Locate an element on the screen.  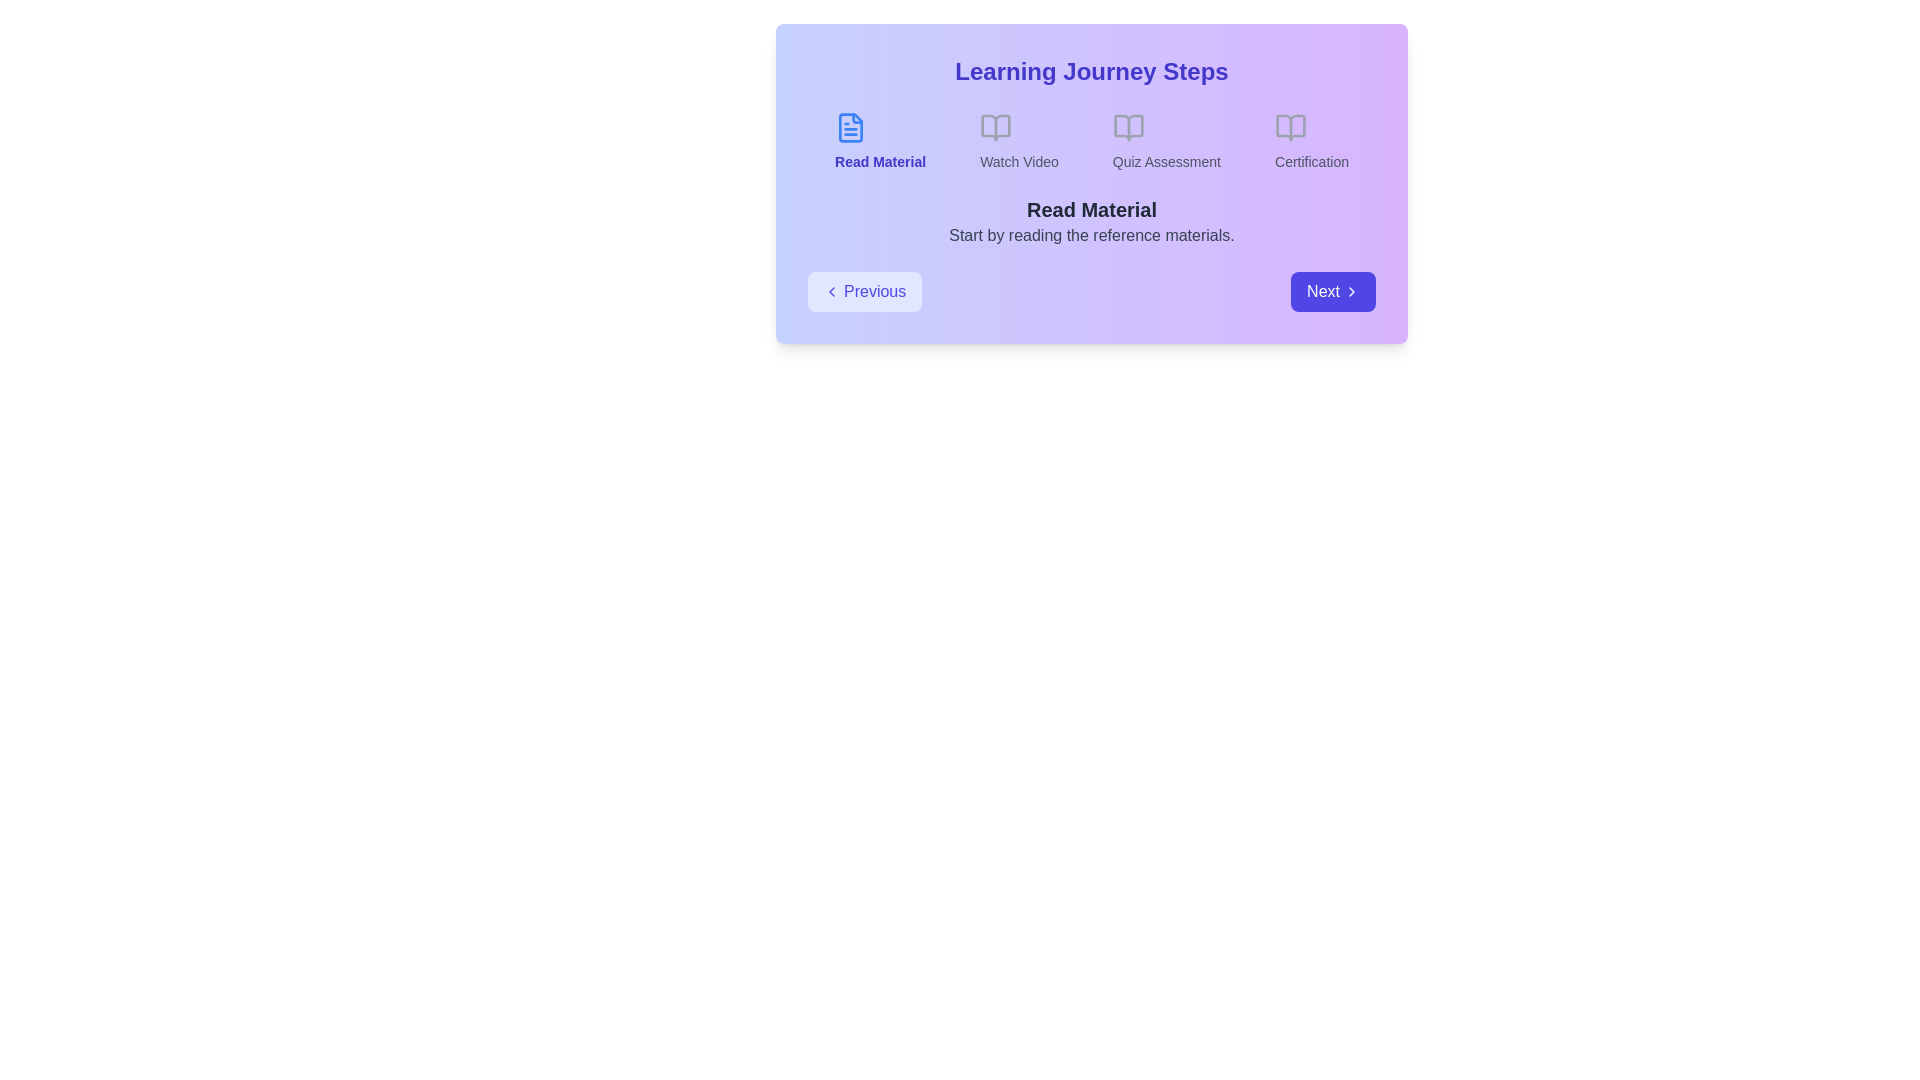
the third item in the horizontal row of the 'Learning Journey Steps' section, which likely serves as a navigation option or step indicator to proceed to the quiz assessment component is located at coordinates (1166, 141).